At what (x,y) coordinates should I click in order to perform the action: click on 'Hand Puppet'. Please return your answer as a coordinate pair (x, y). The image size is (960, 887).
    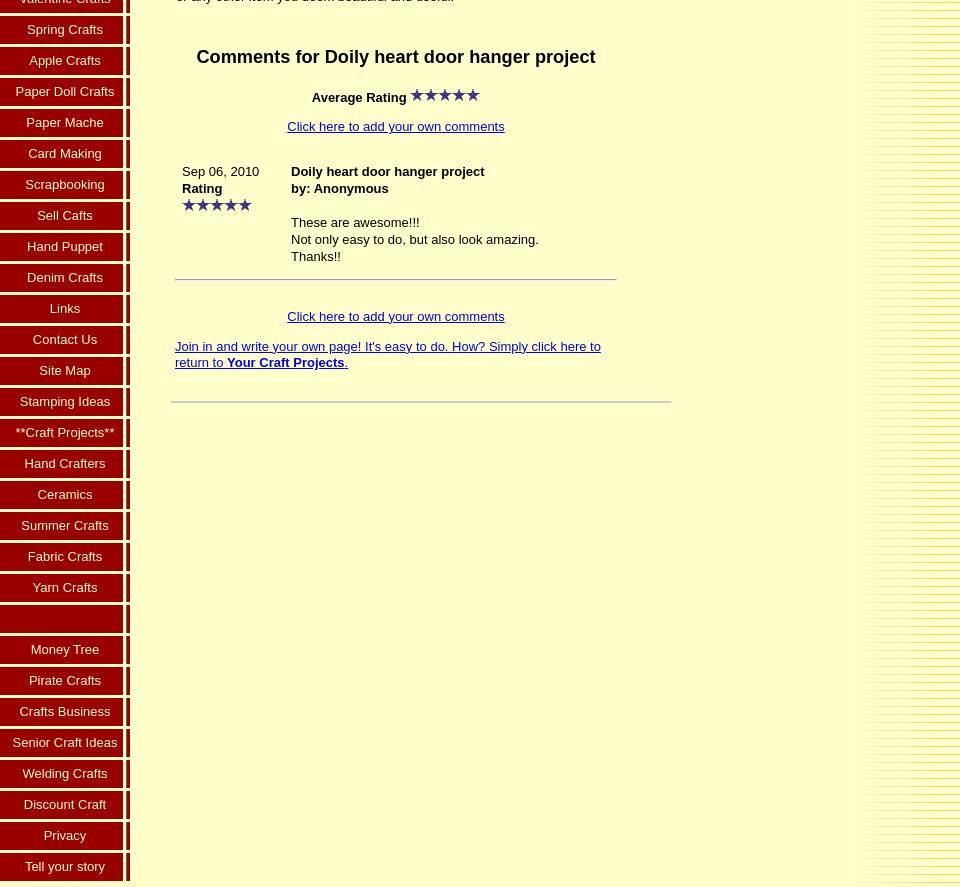
    Looking at the image, I should click on (64, 246).